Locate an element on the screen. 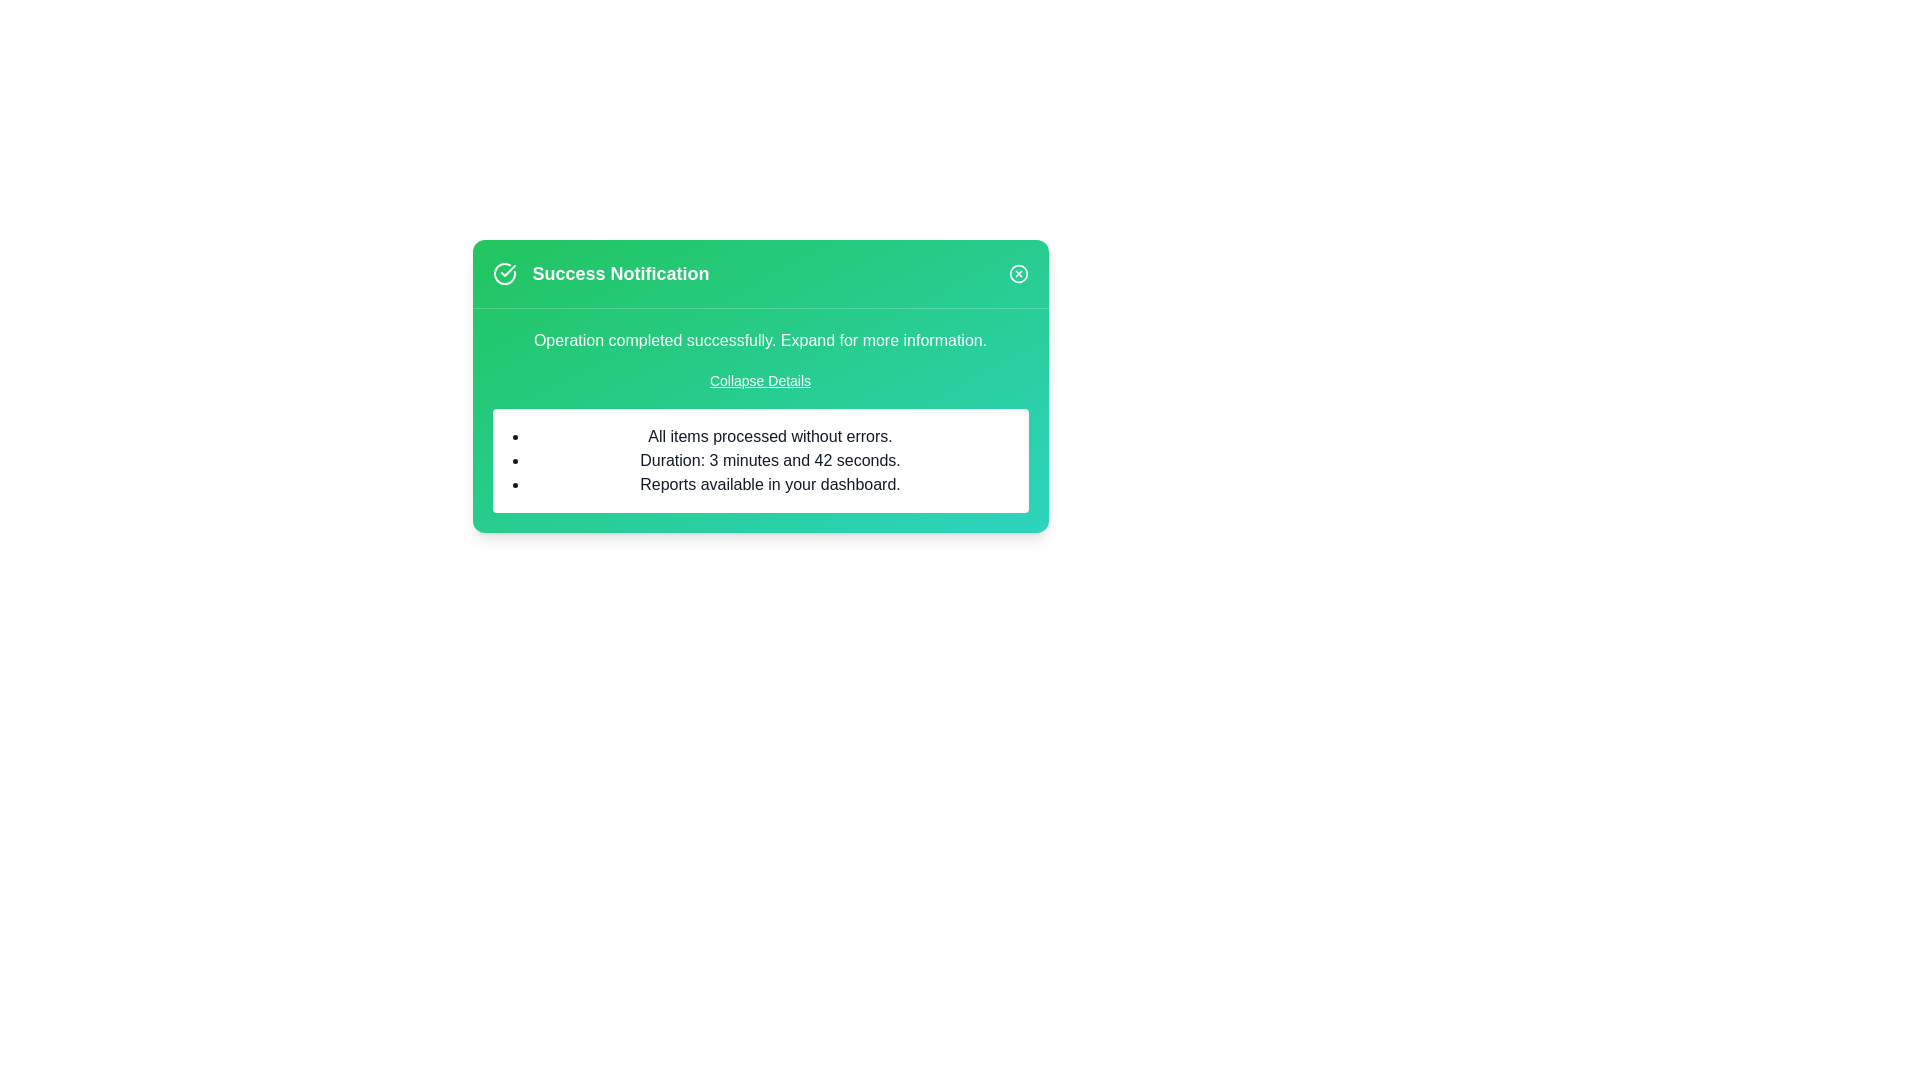 This screenshot has width=1920, height=1080. the close icon to close the alert is located at coordinates (1018, 273).